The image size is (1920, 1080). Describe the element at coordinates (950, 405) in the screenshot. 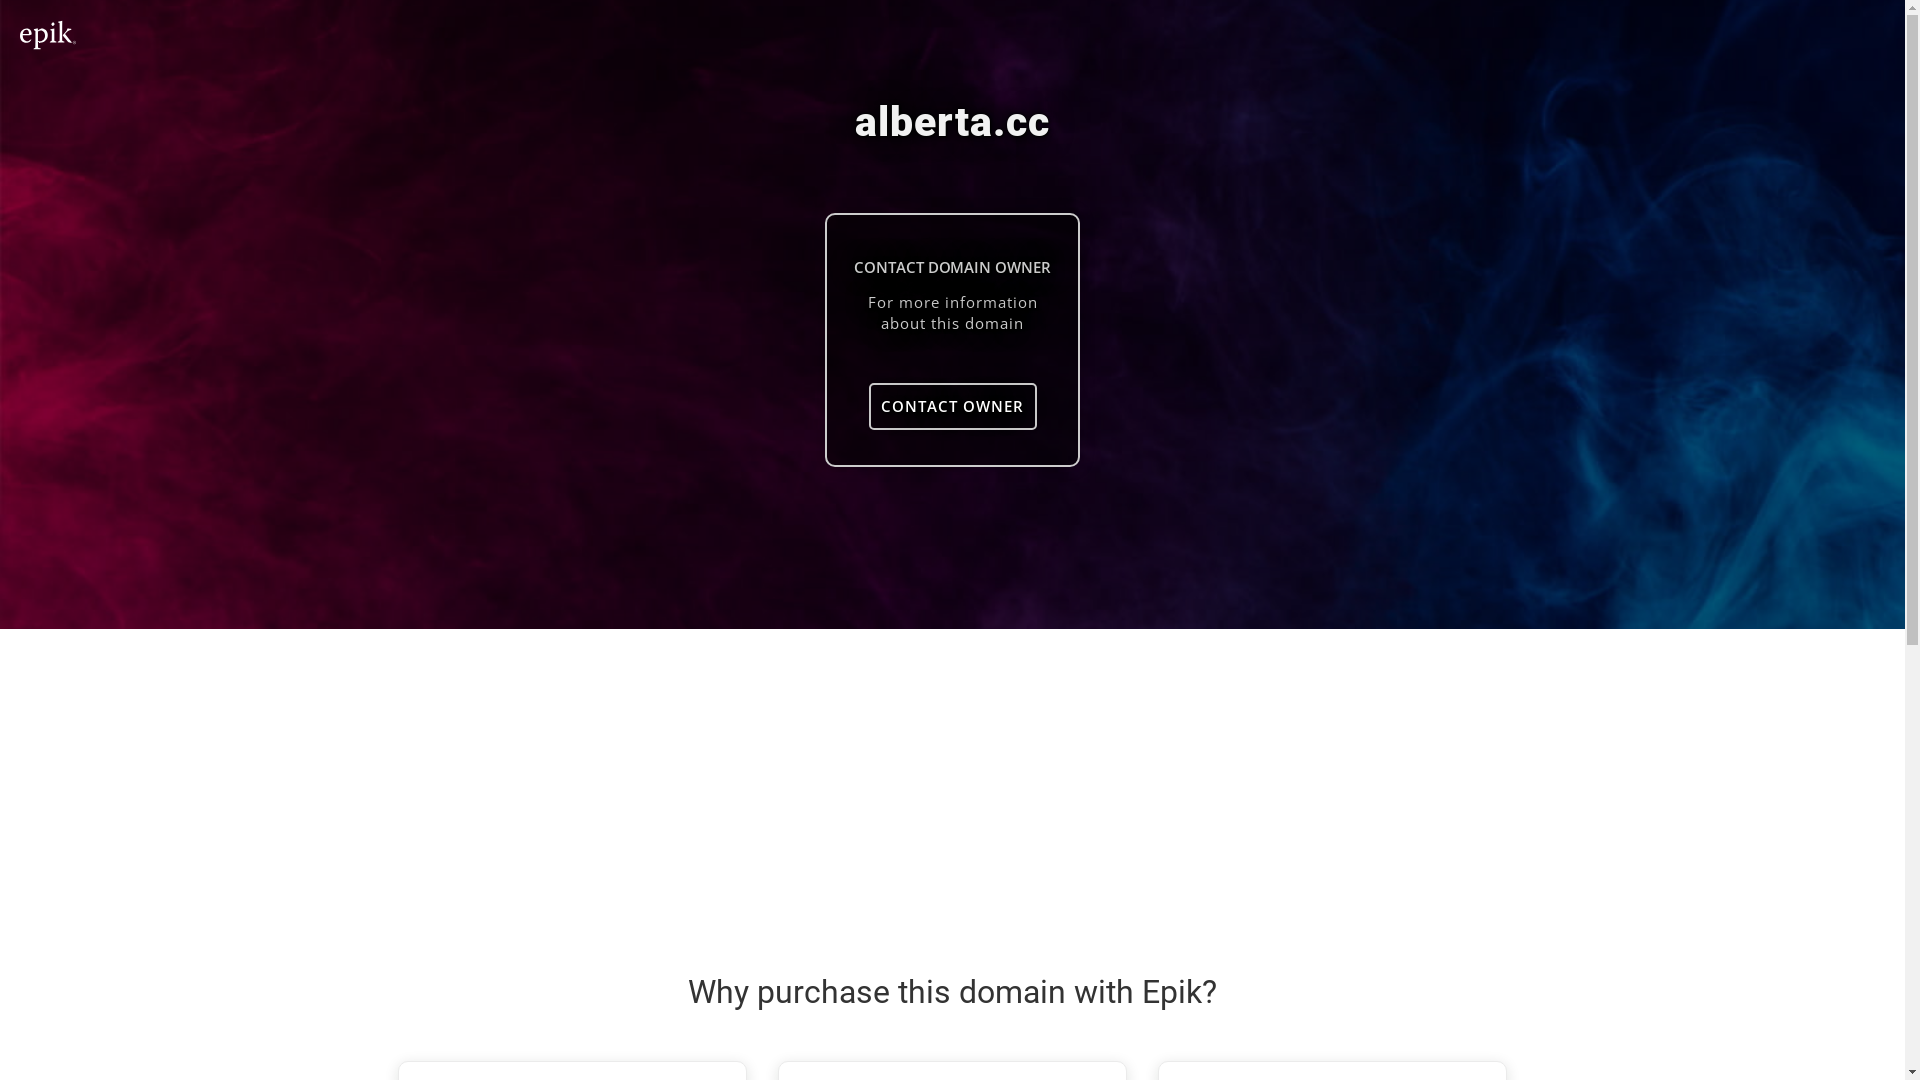

I see `'CONTACT OWNER'` at that location.